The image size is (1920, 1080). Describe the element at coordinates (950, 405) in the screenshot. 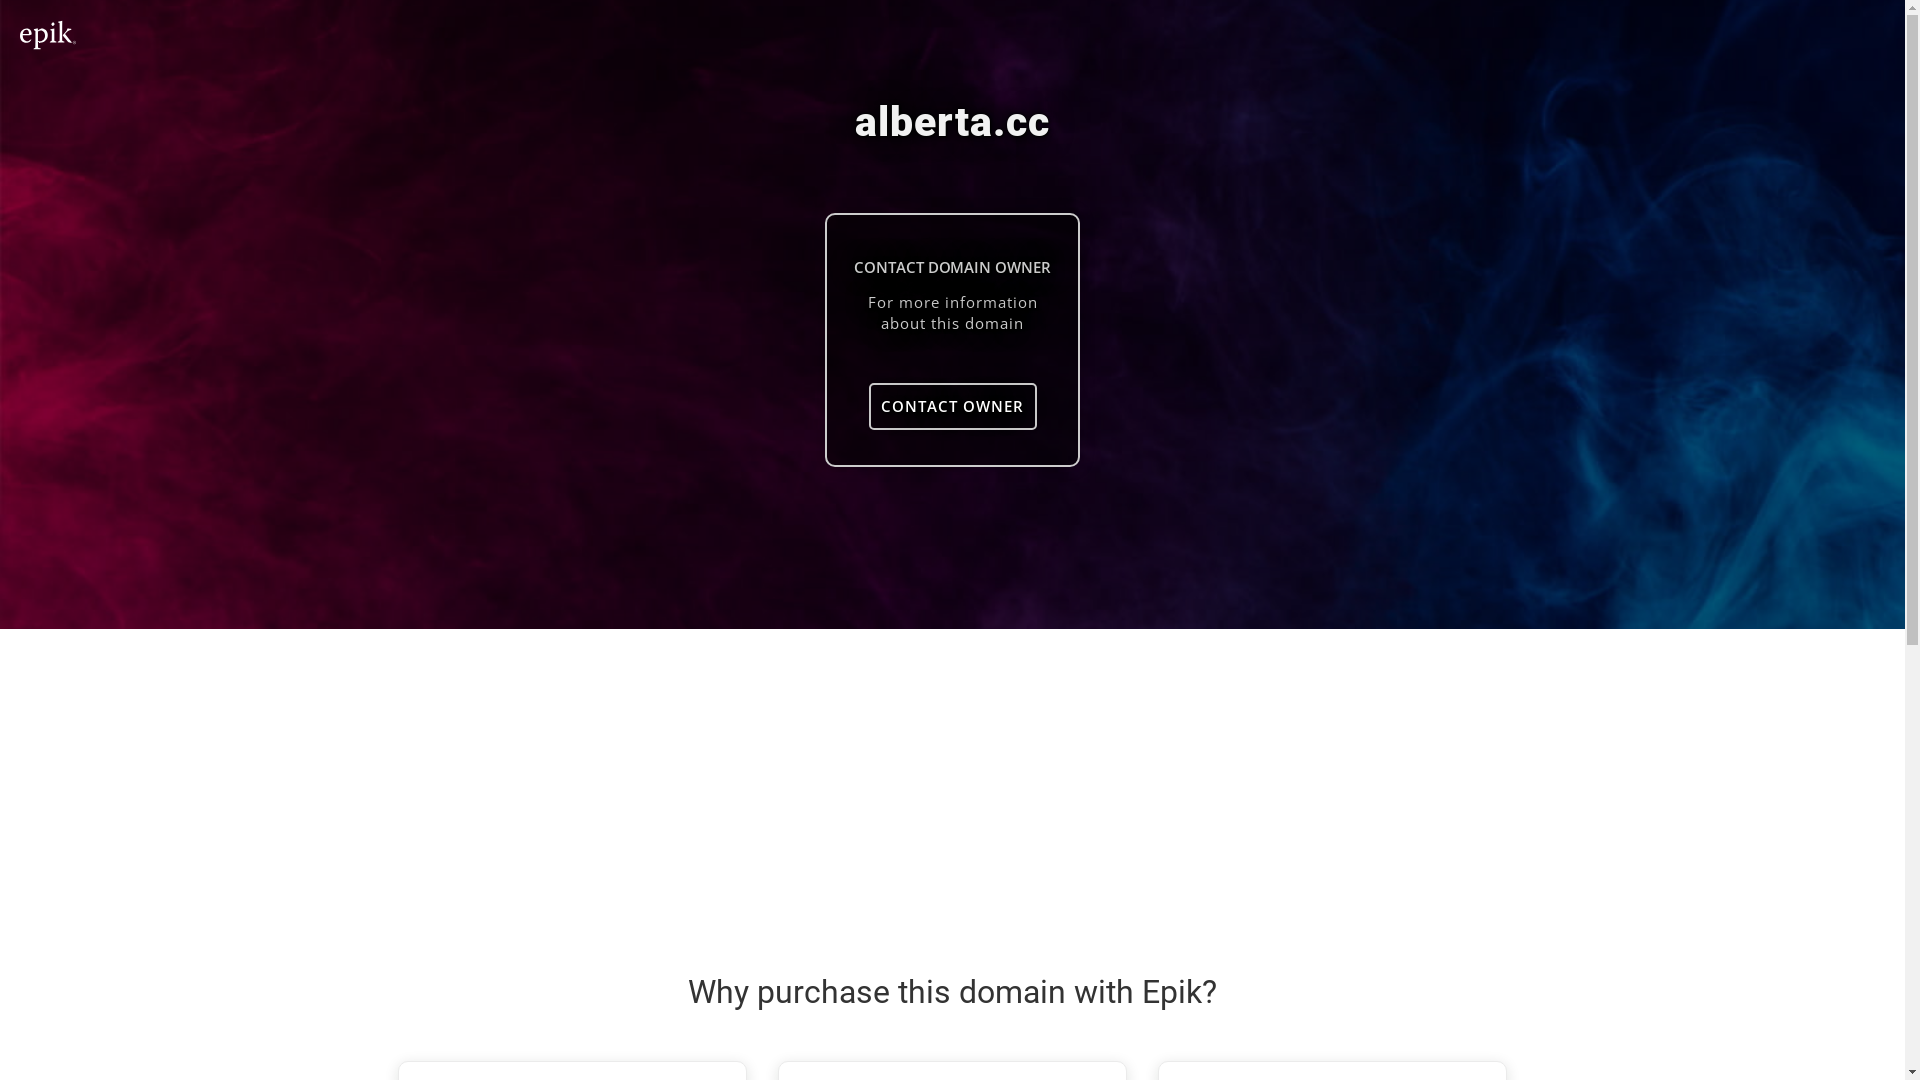

I see `'CONTACT OWNER'` at that location.